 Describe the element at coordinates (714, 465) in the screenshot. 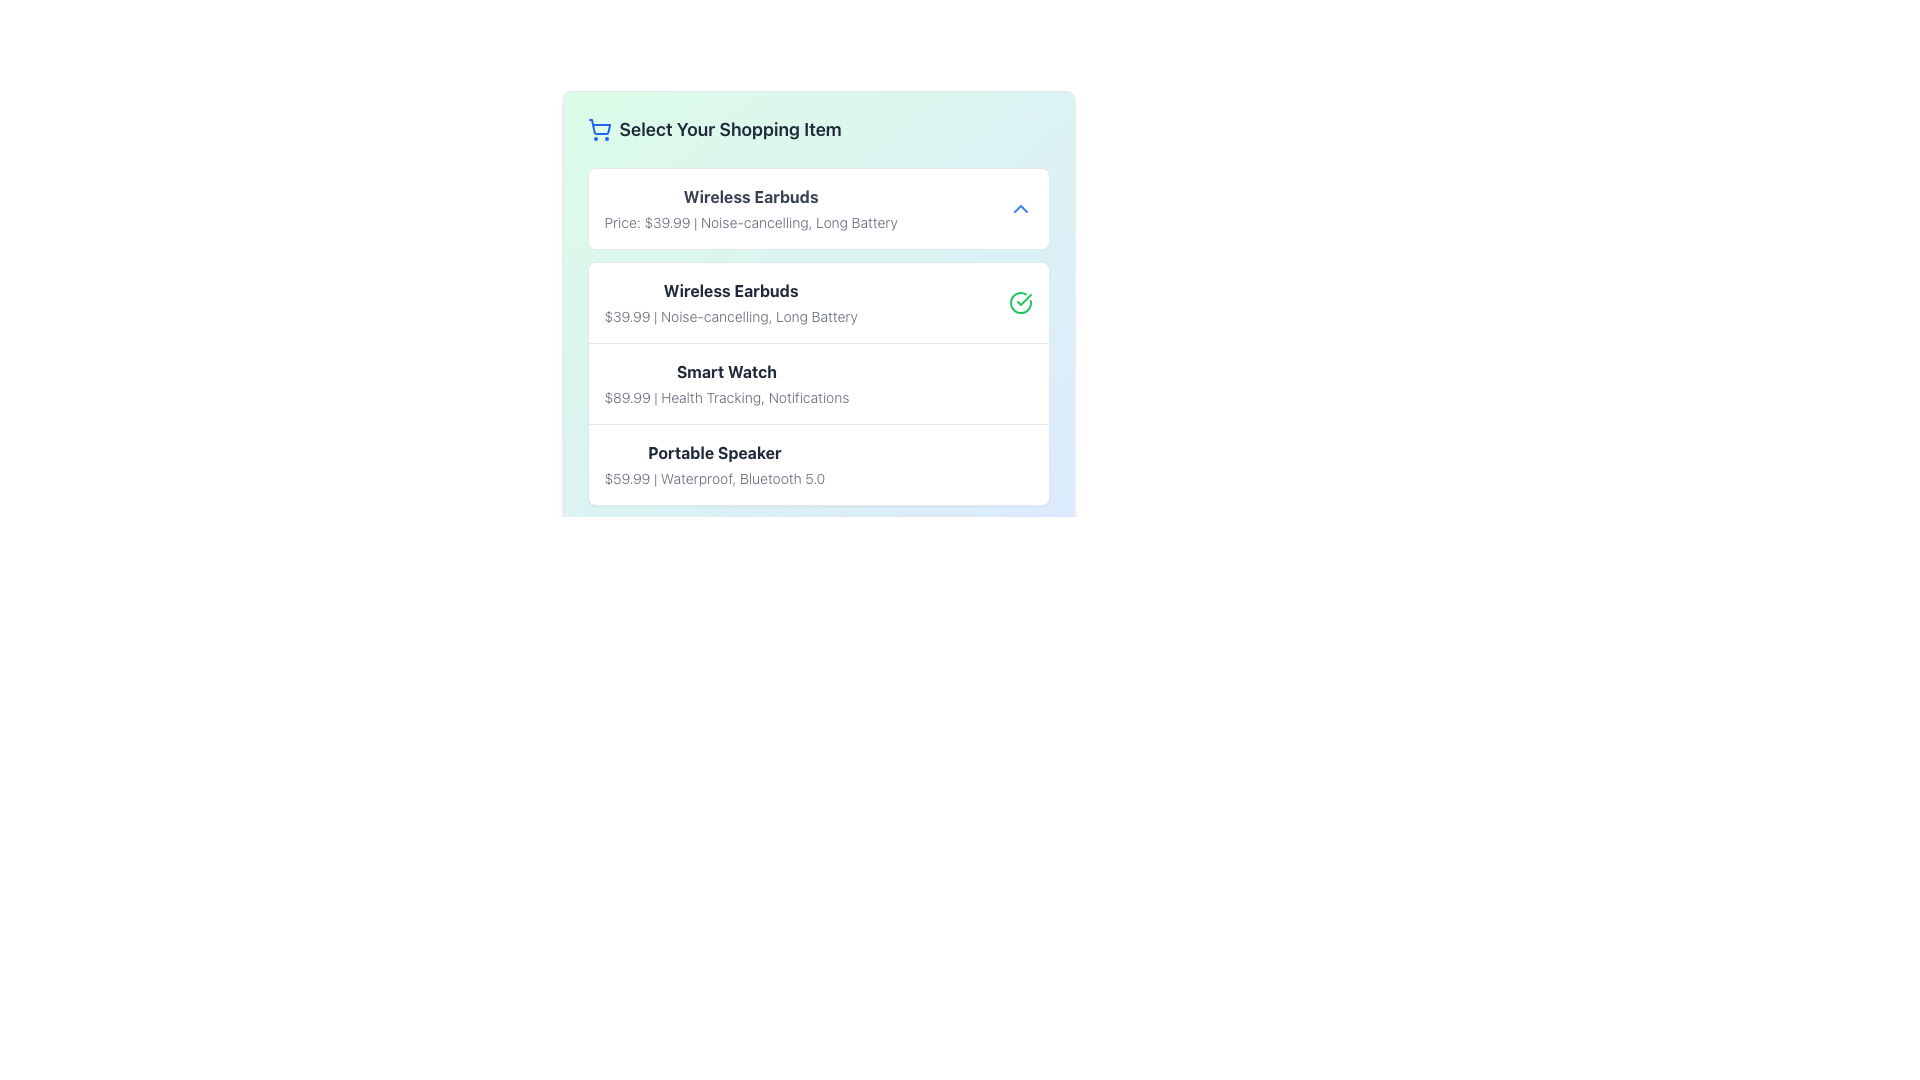

I see `the text block displaying 'Portable Speaker'` at that location.